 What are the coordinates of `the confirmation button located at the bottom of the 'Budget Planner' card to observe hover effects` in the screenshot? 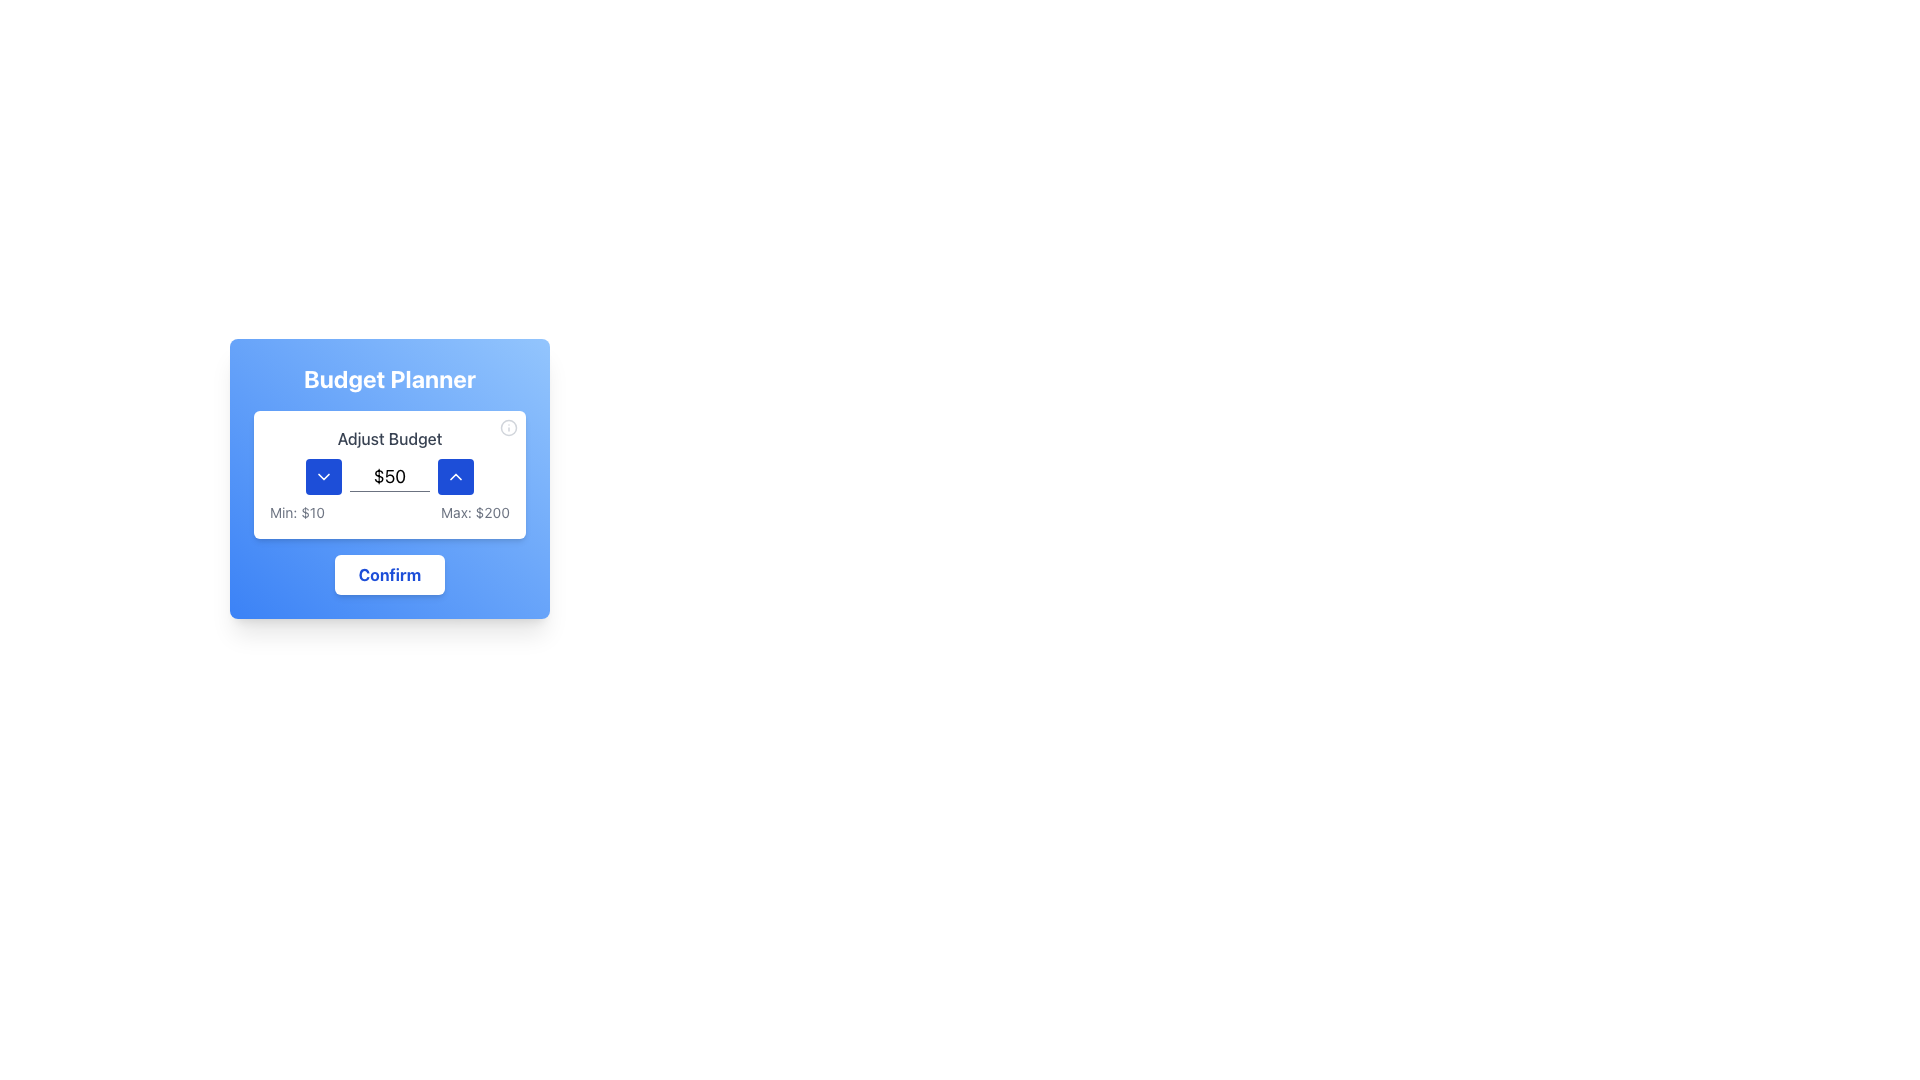 It's located at (389, 574).